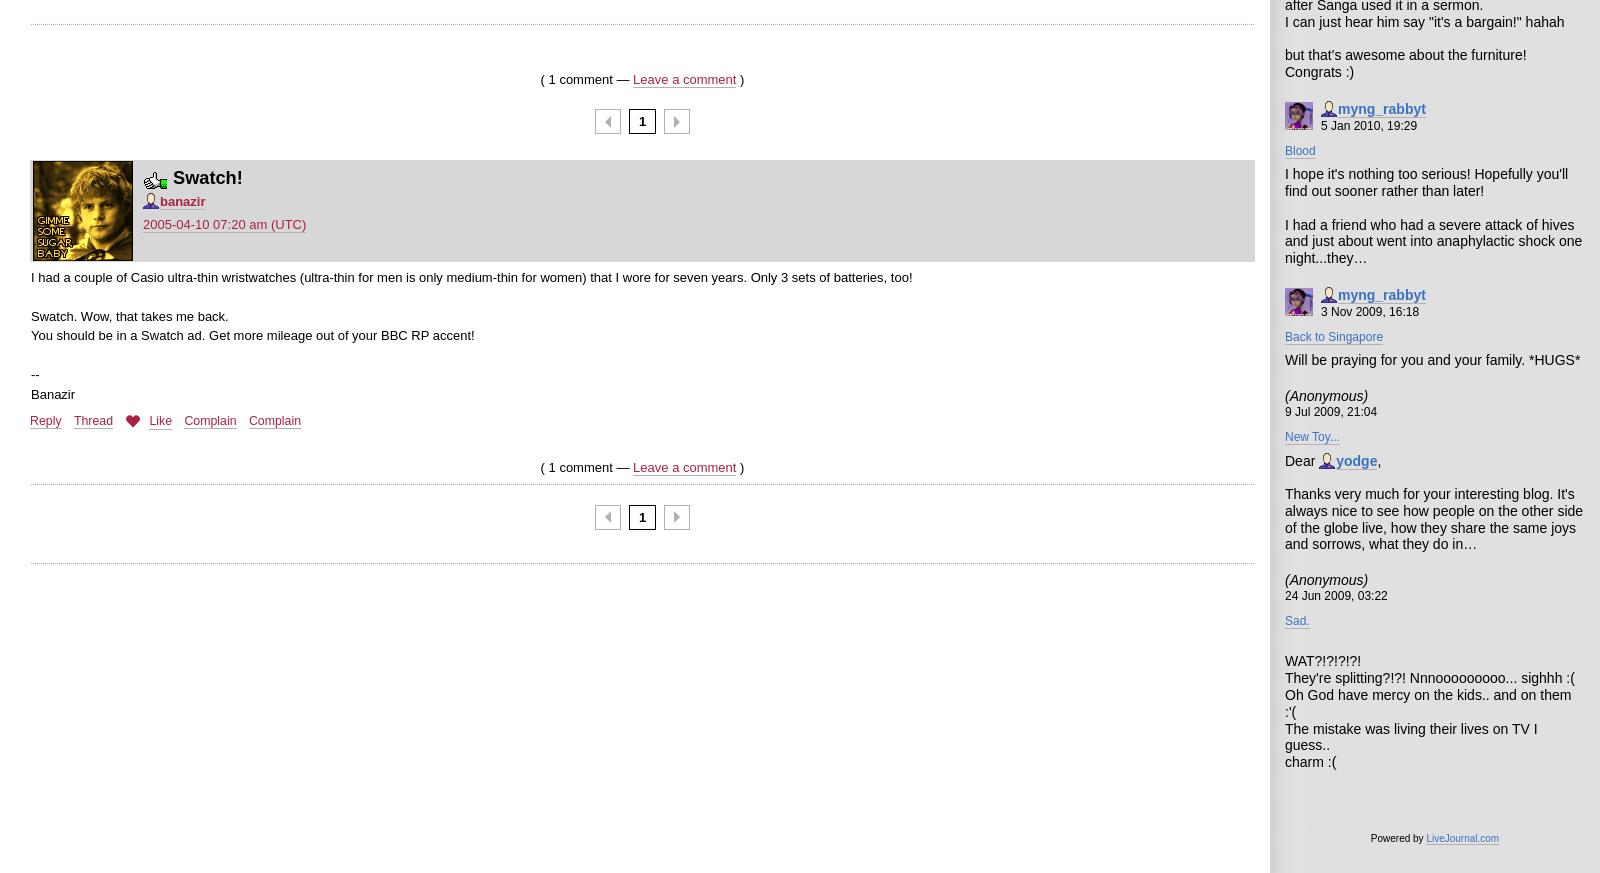 This screenshot has width=1600, height=873. Describe the element at coordinates (1309, 761) in the screenshot. I see `'charm :('` at that location.